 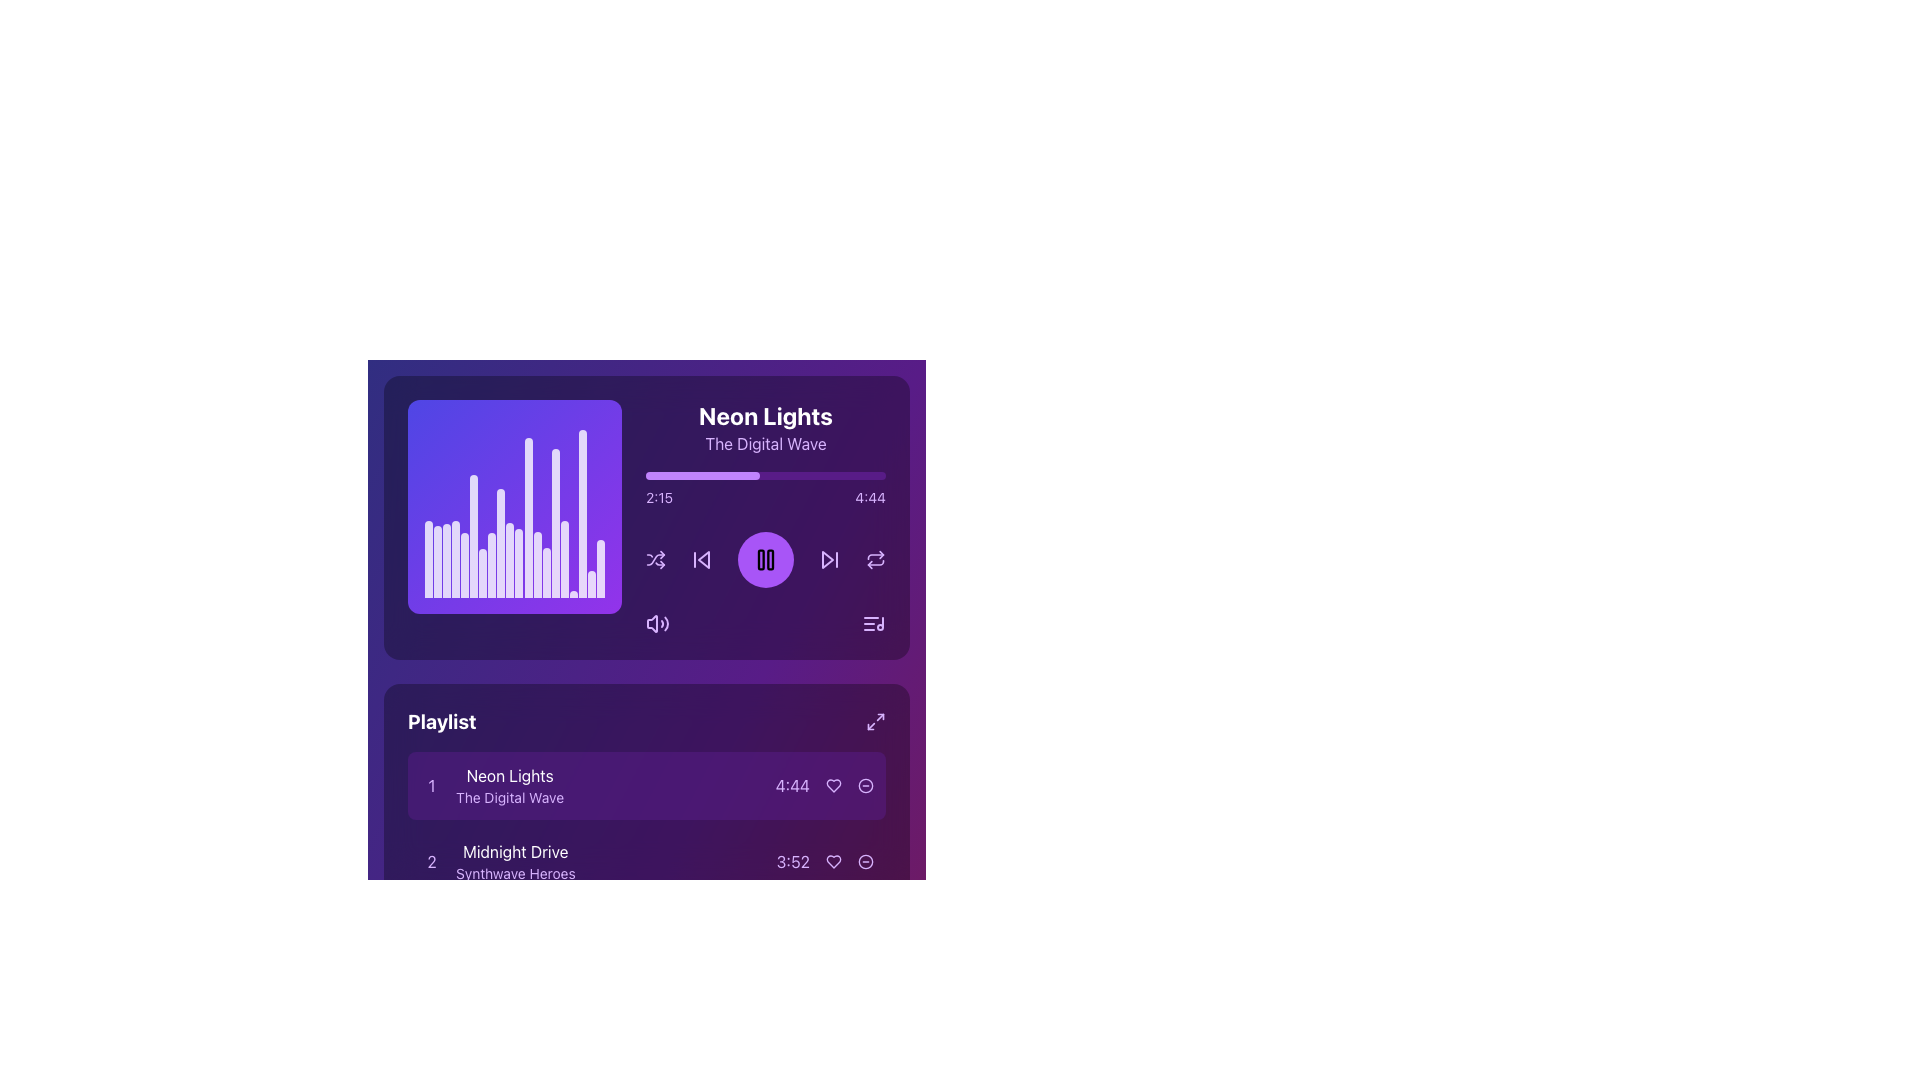 What do you see at coordinates (684, 475) in the screenshot?
I see `the progress` at bounding box center [684, 475].